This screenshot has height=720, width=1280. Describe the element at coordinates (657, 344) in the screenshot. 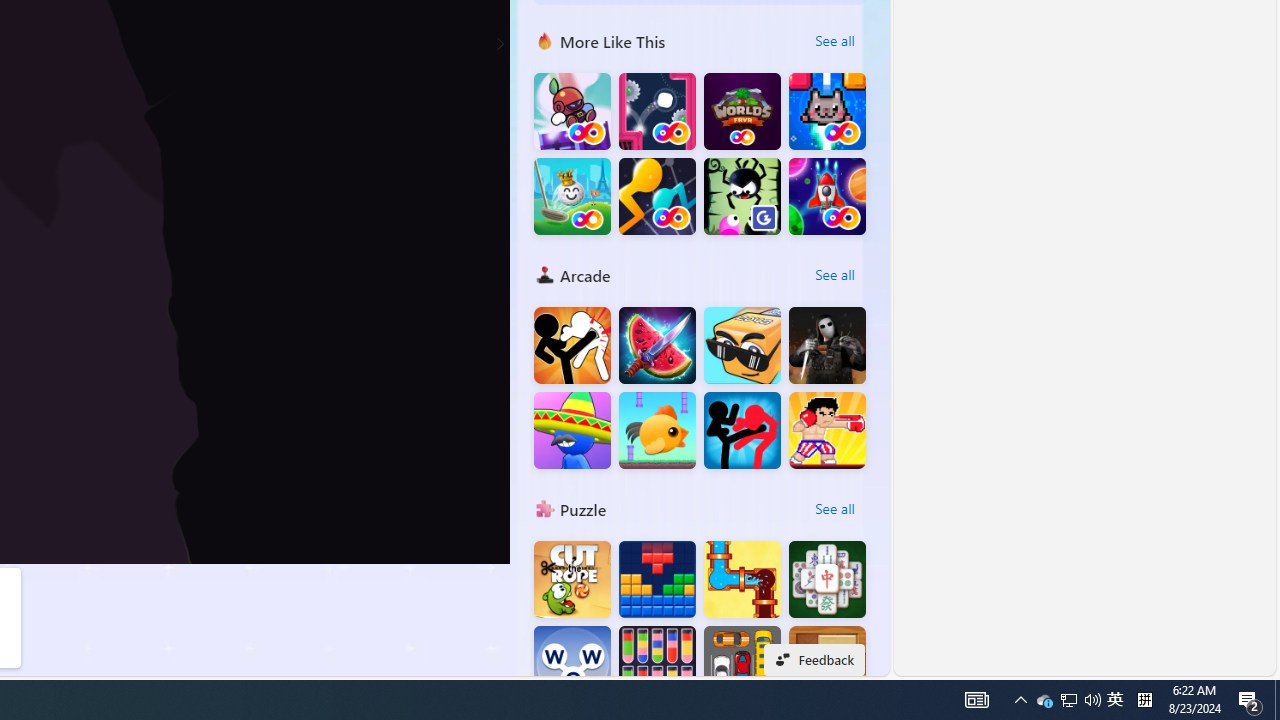

I see `'Fruit Chopper'` at that location.